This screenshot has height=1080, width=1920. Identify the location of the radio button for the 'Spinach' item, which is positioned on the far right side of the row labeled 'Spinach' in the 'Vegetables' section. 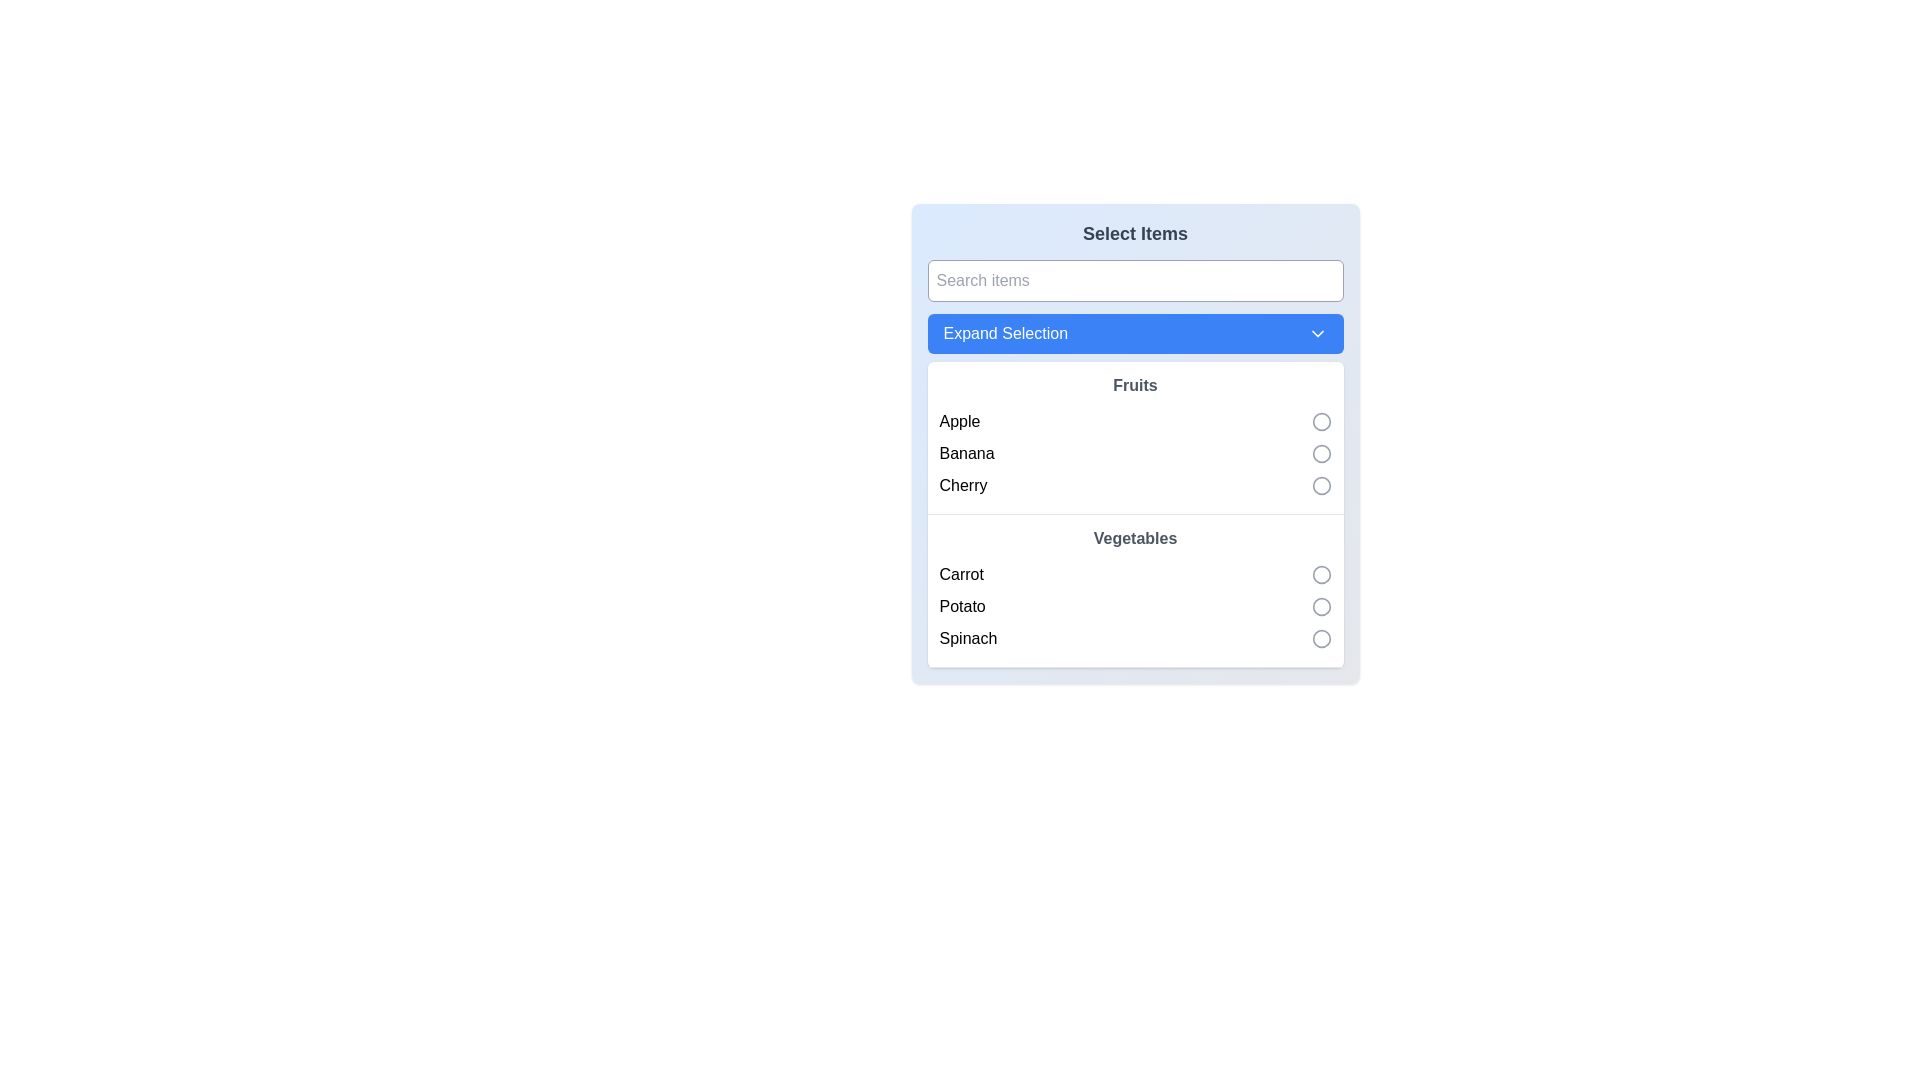
(1321, 639).